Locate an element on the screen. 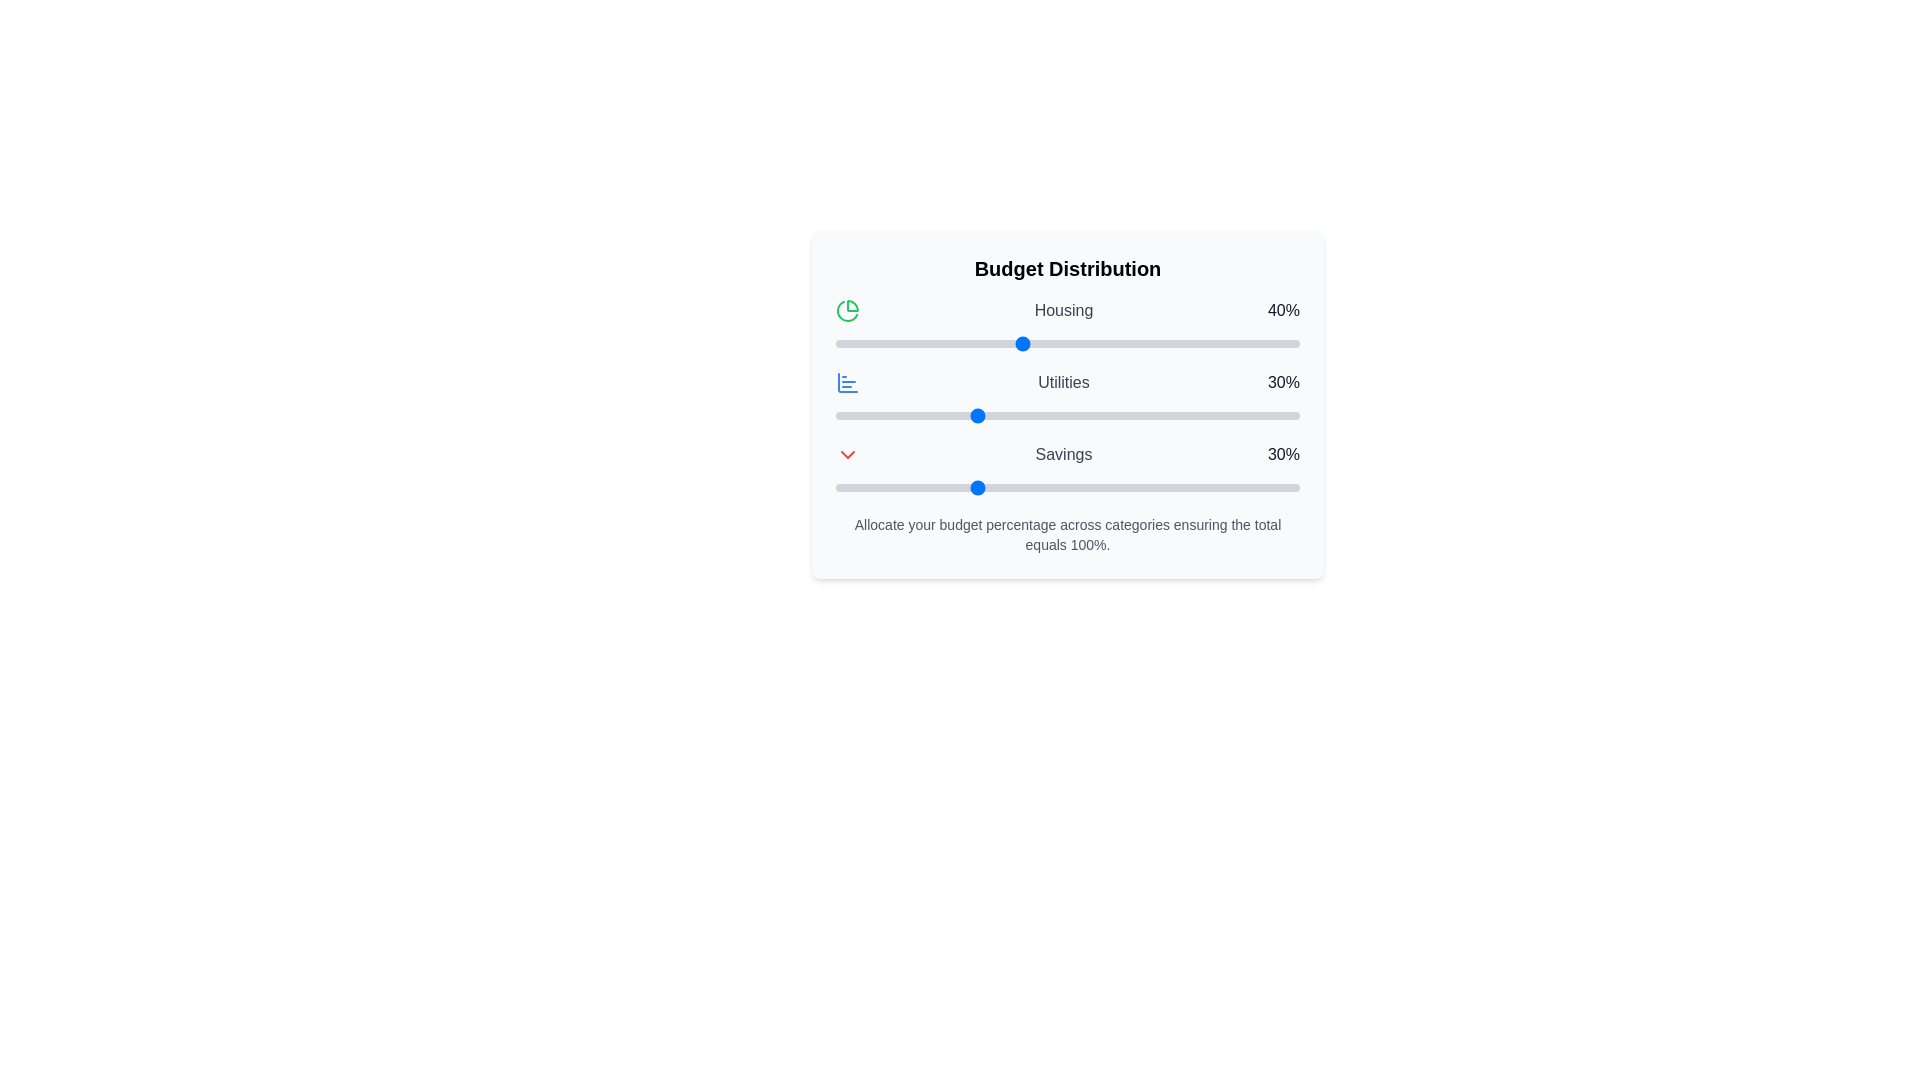 This screenshot has width=1920, height=1080. the slider value is located at coordinates (1017, 415).